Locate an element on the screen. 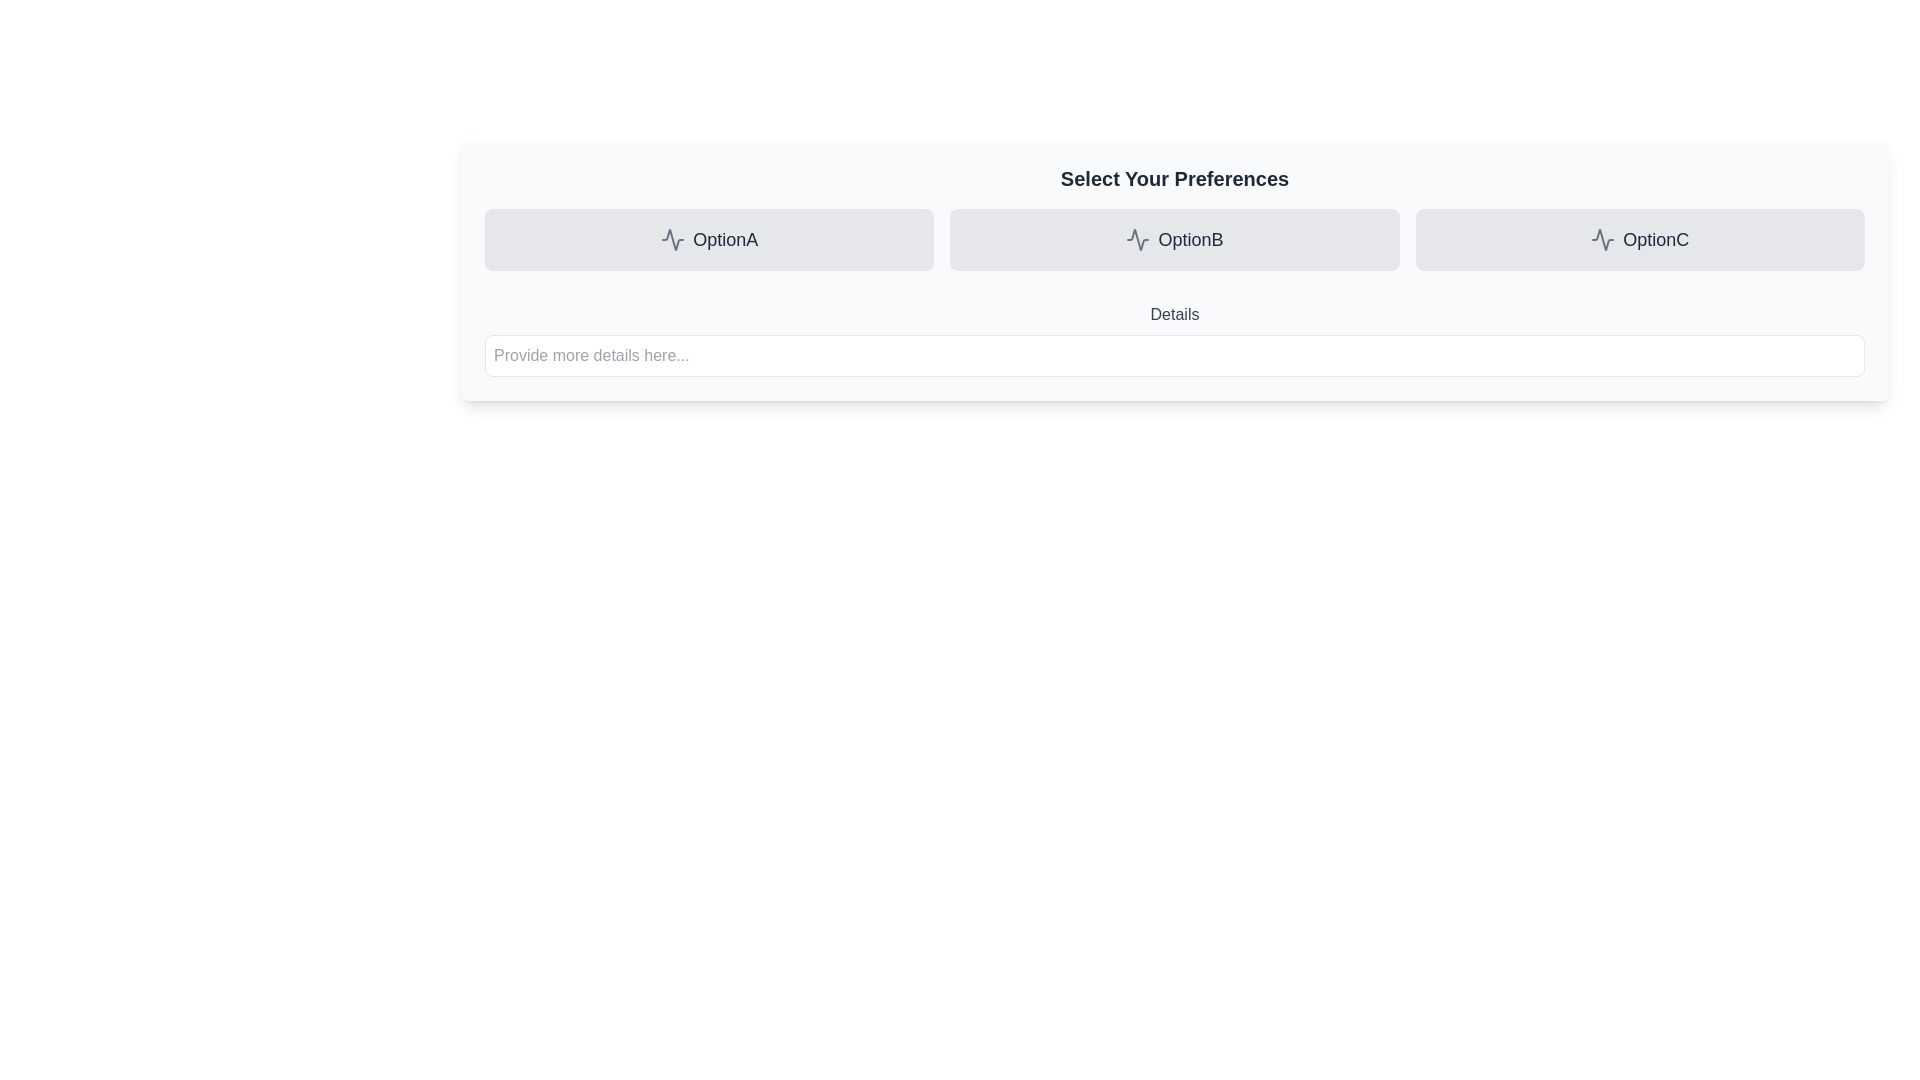 Image resolution: width=1920 pixels, height=1080 pixels. the text label element reading 'Details', which is styled in grey with a bold font and positioned above the input box is located at coordinates (1175, 315).